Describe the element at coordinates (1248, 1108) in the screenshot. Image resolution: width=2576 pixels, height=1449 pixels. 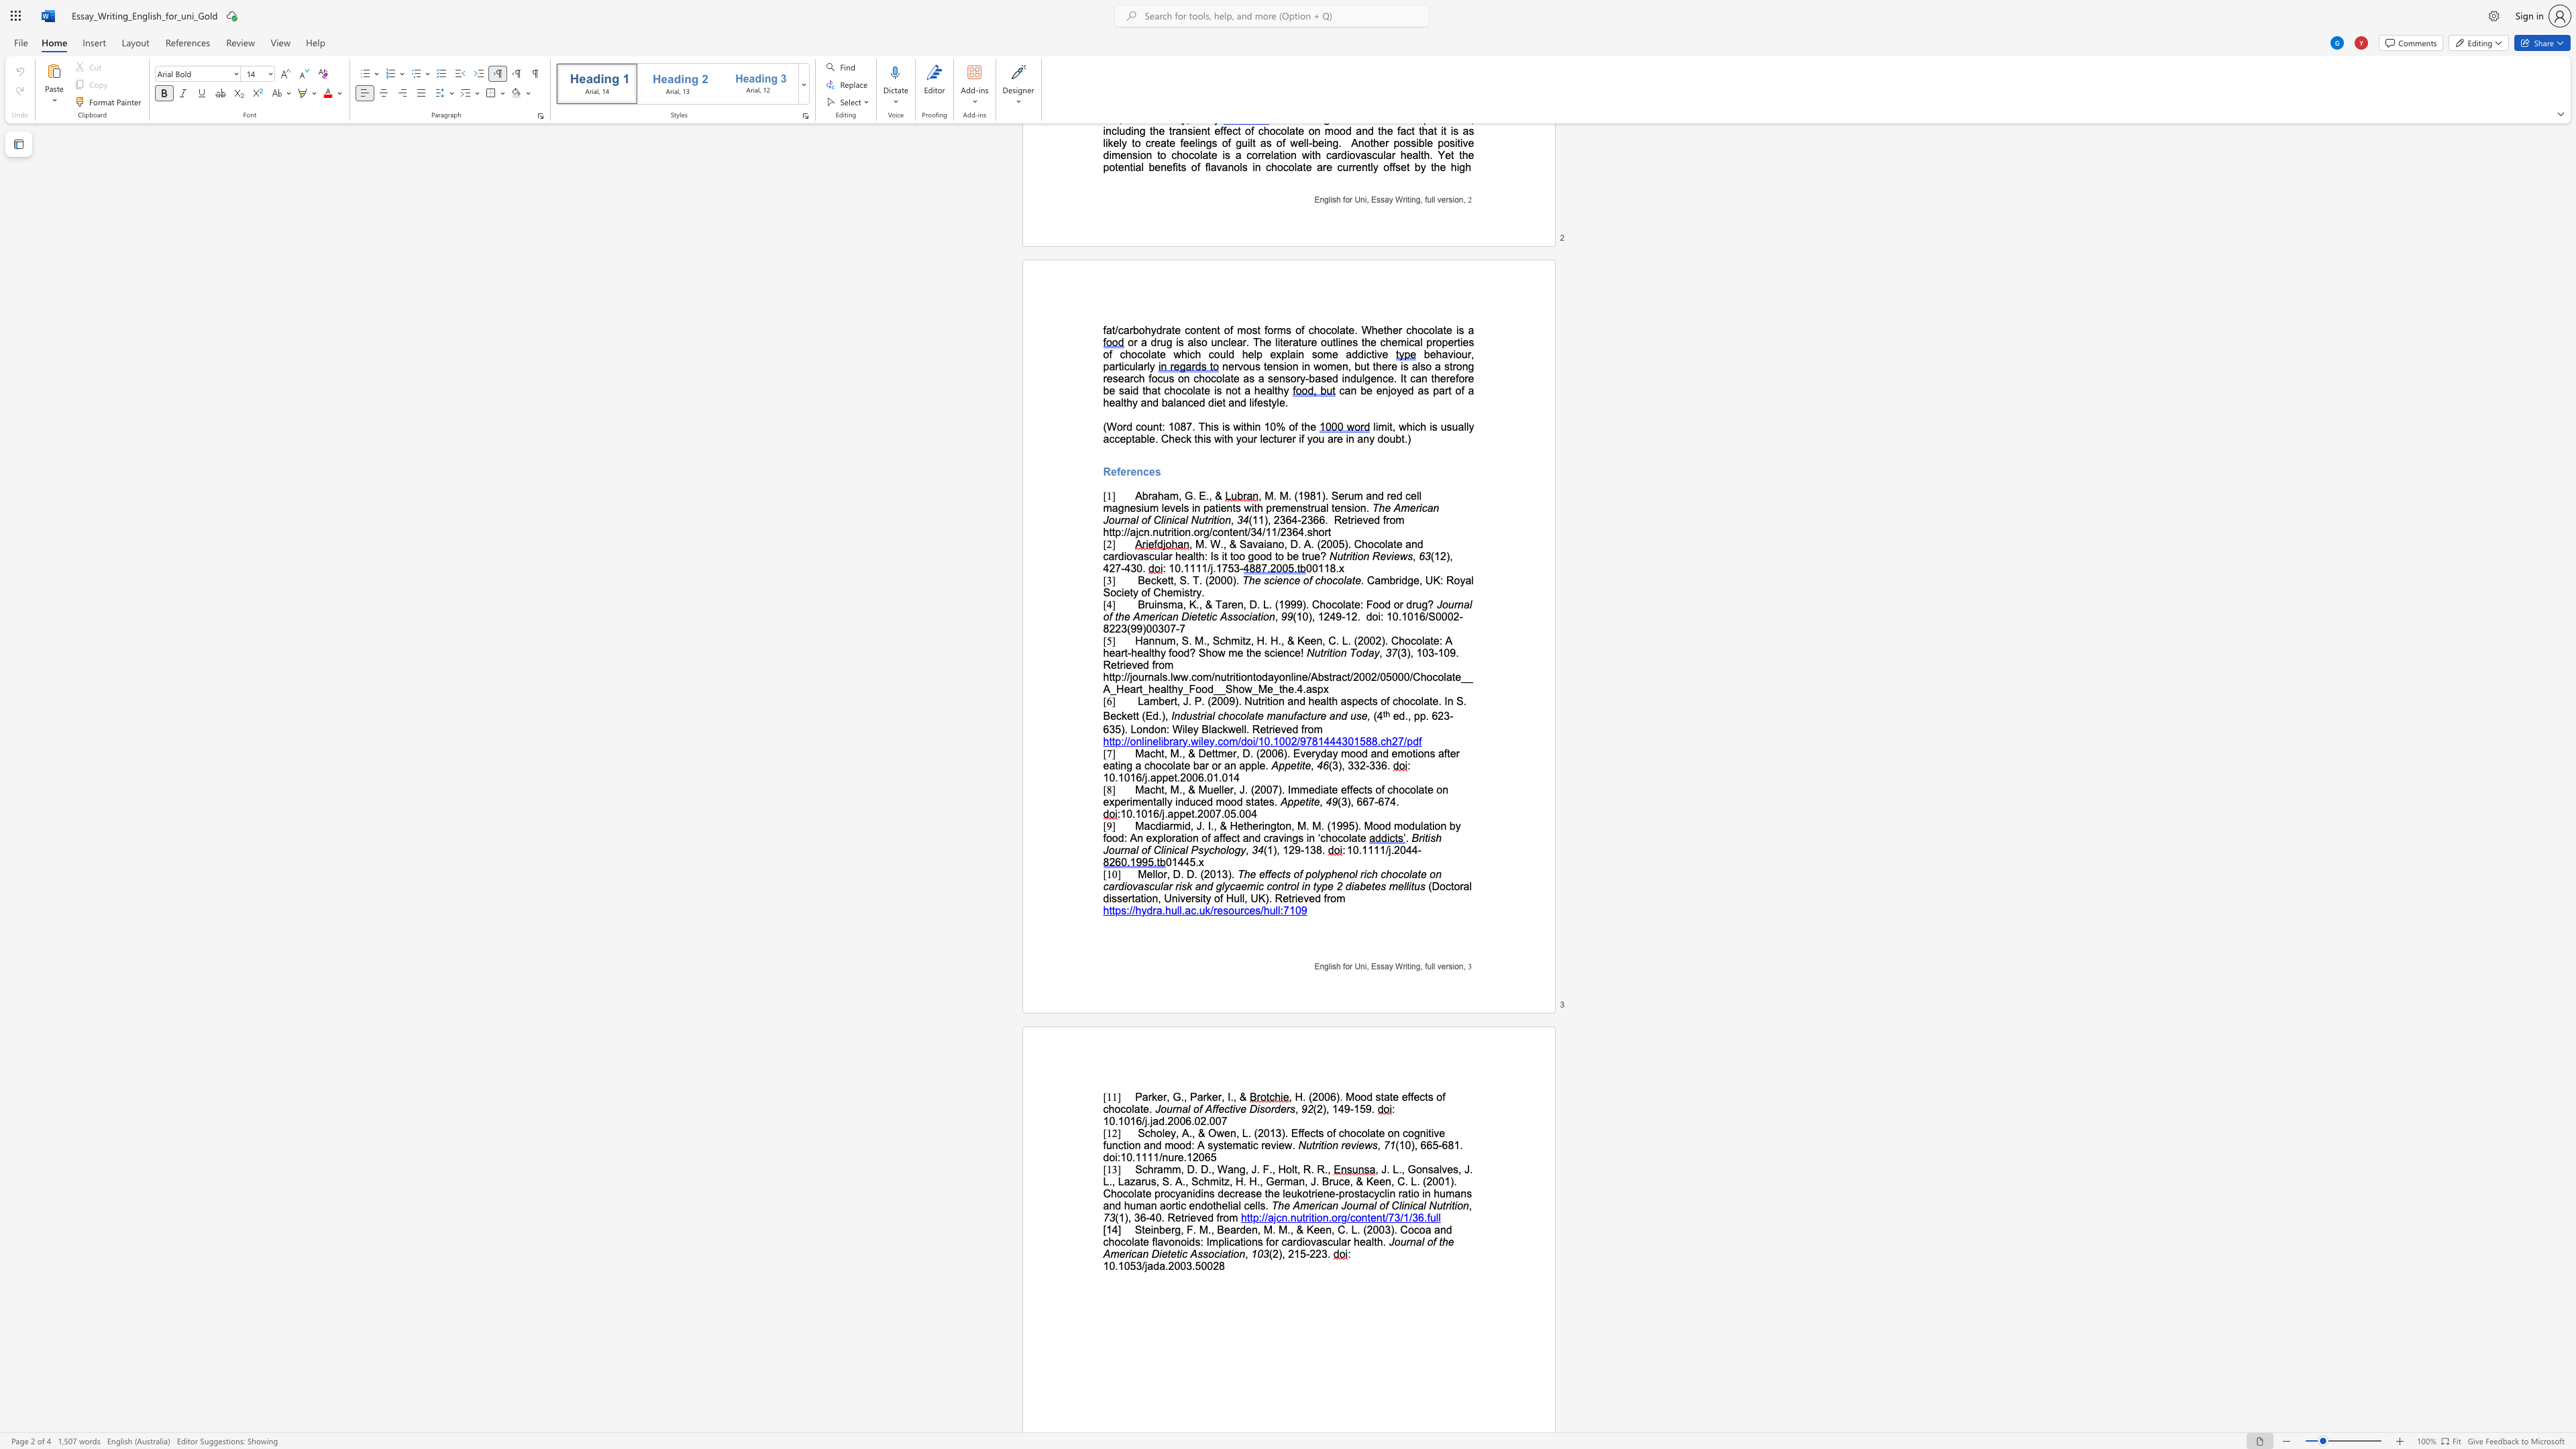
I see `the subset text "Disor" within the text "Journal of Affective Disorders"` at that location.